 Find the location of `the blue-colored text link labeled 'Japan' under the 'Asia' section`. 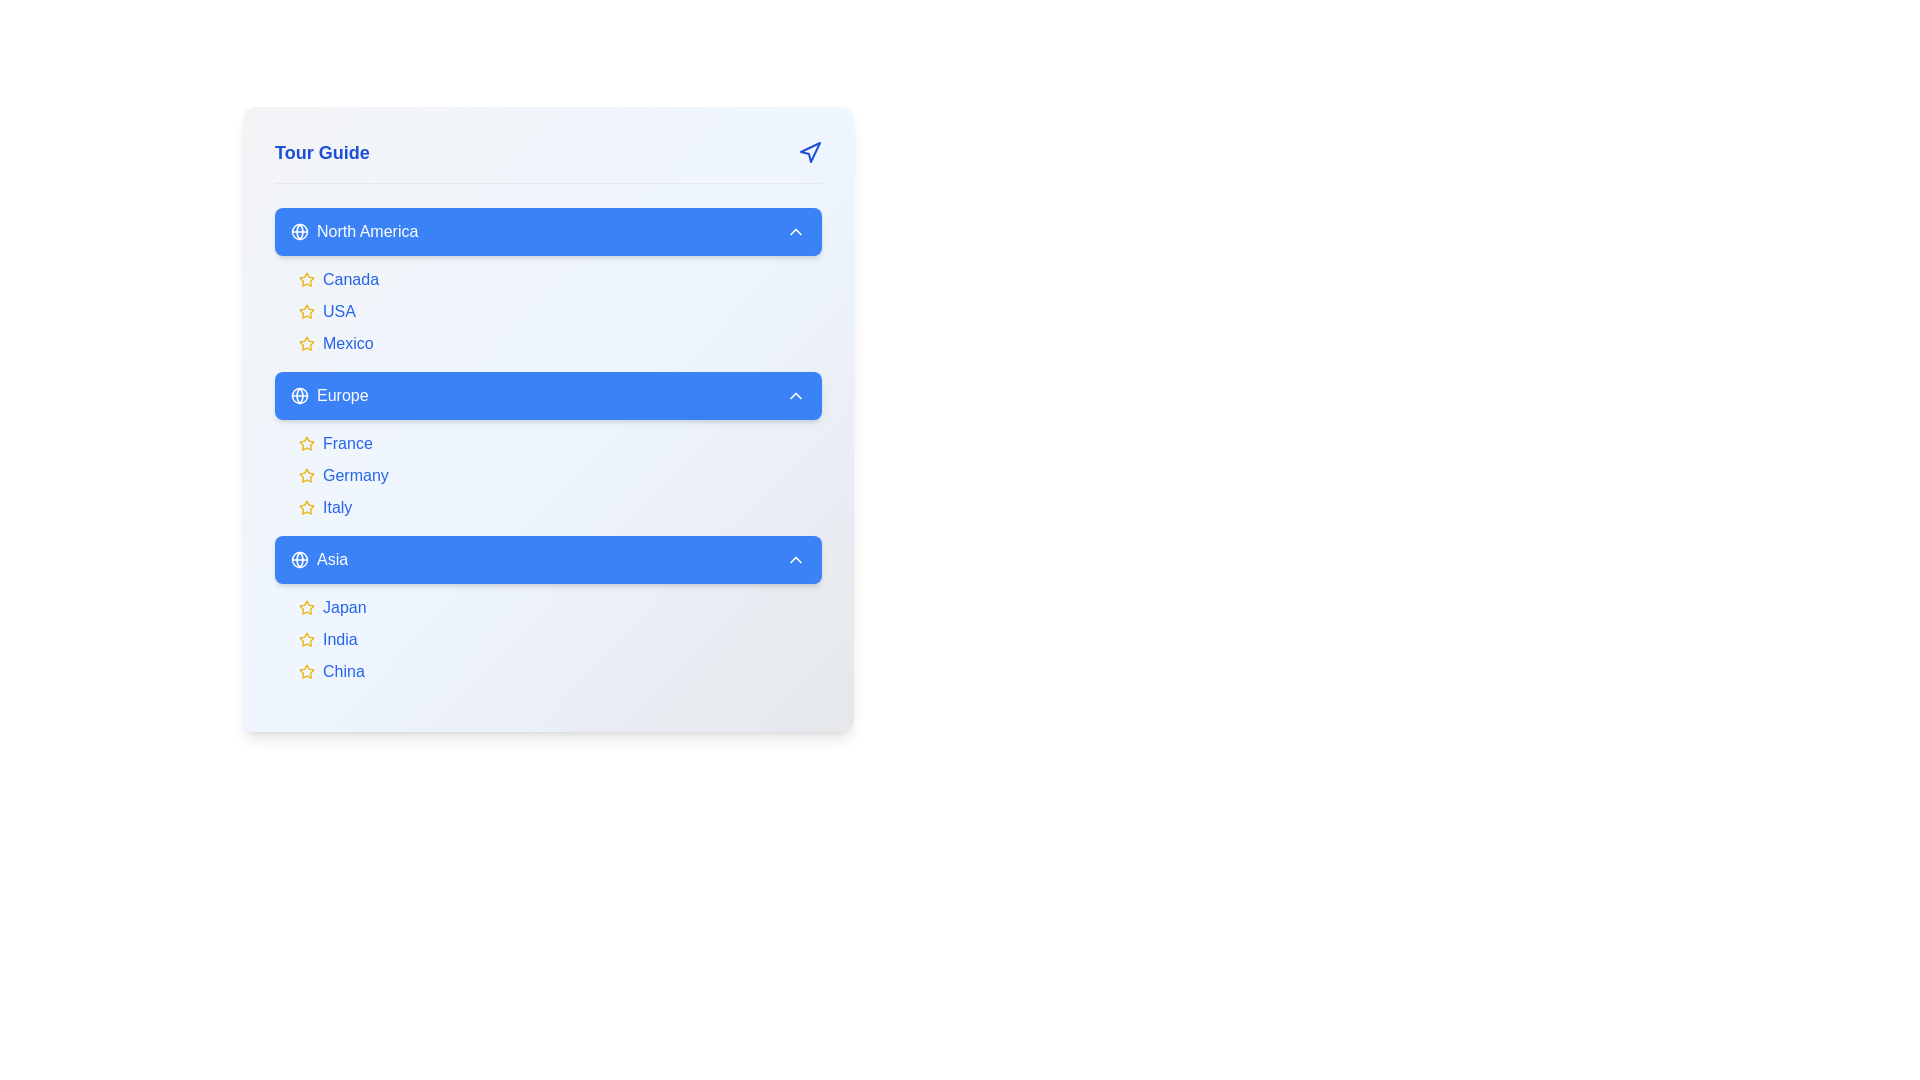

the blue-colored text link labeled 'Japan' under the 'Asia' section is located at coordinates (344, 607).